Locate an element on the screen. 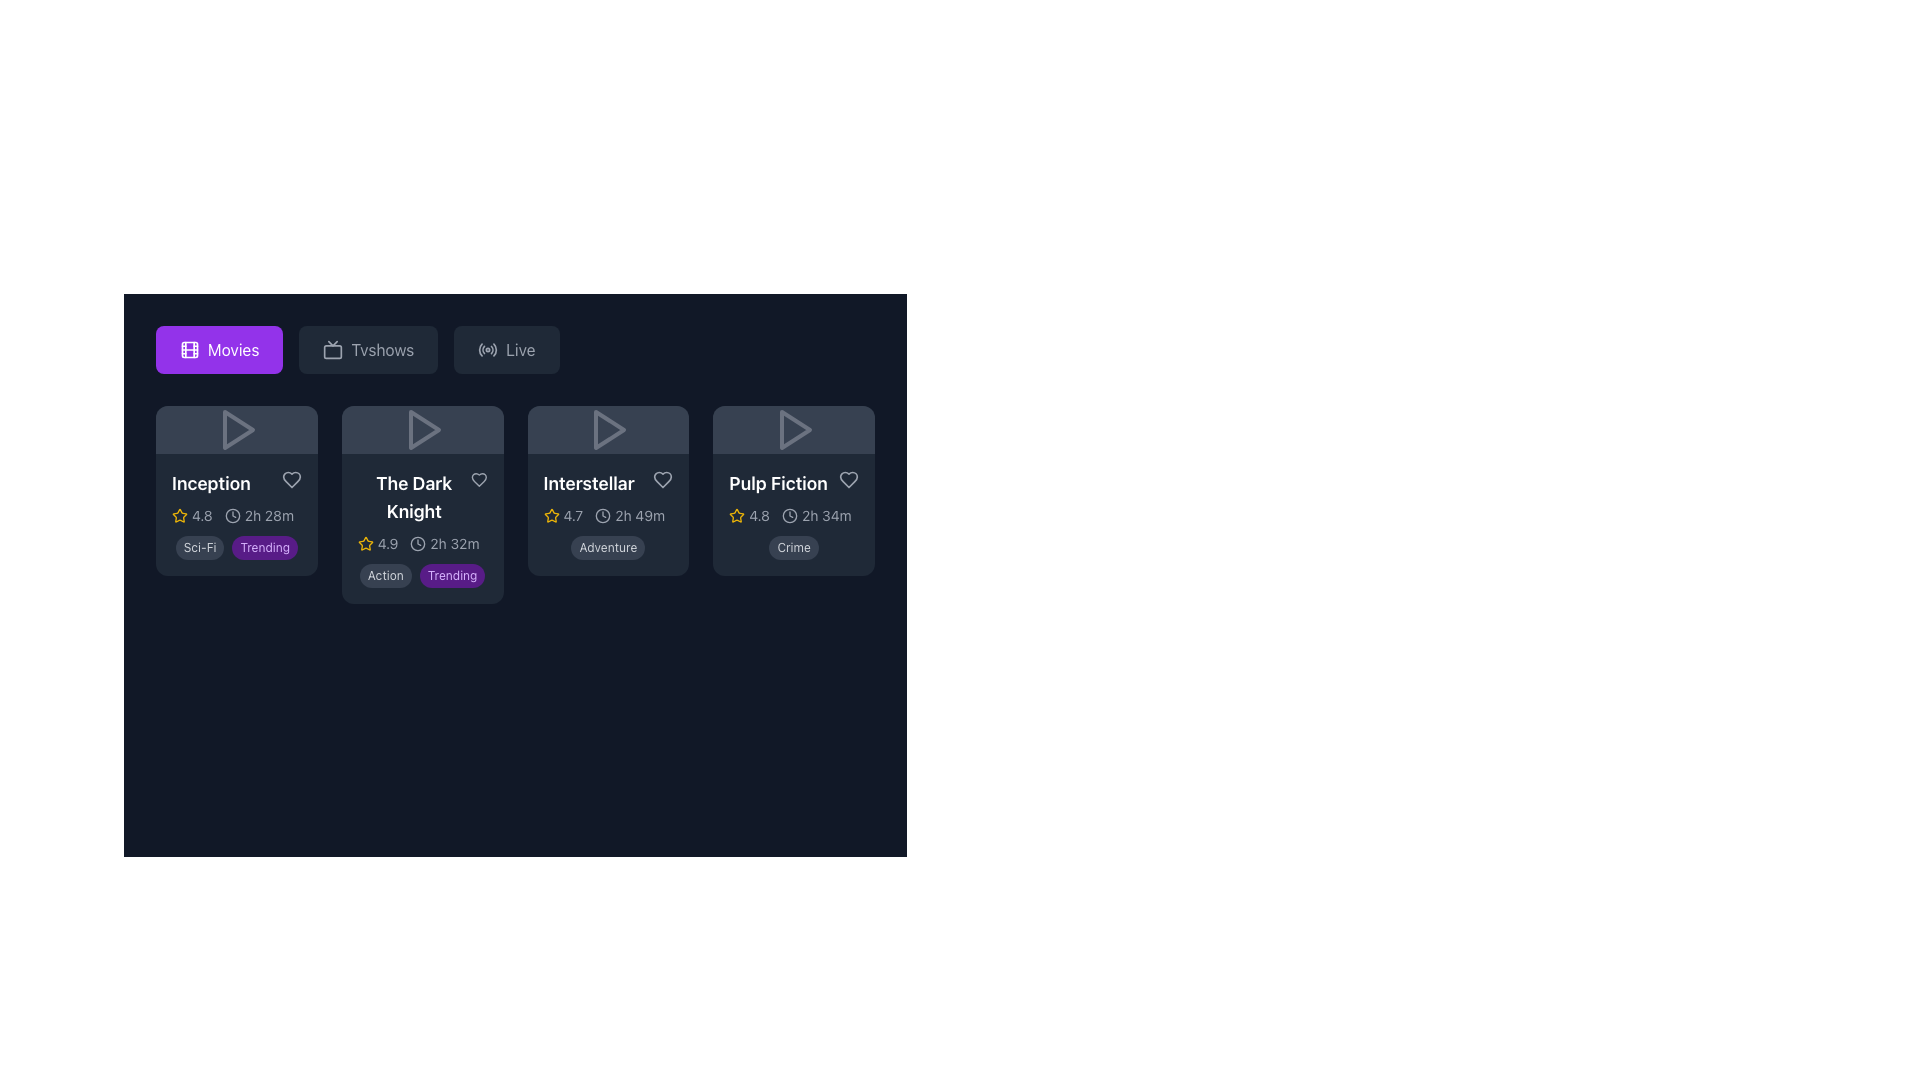 Image resolution: width=1920 pixels, height=1080 pixels. the Rating display for the movie 'The Dark Knight', which shows the user rating and is located to the left of the duration text ('2h 32m') in the second column of movie cards is located at coordinates (378, 543).